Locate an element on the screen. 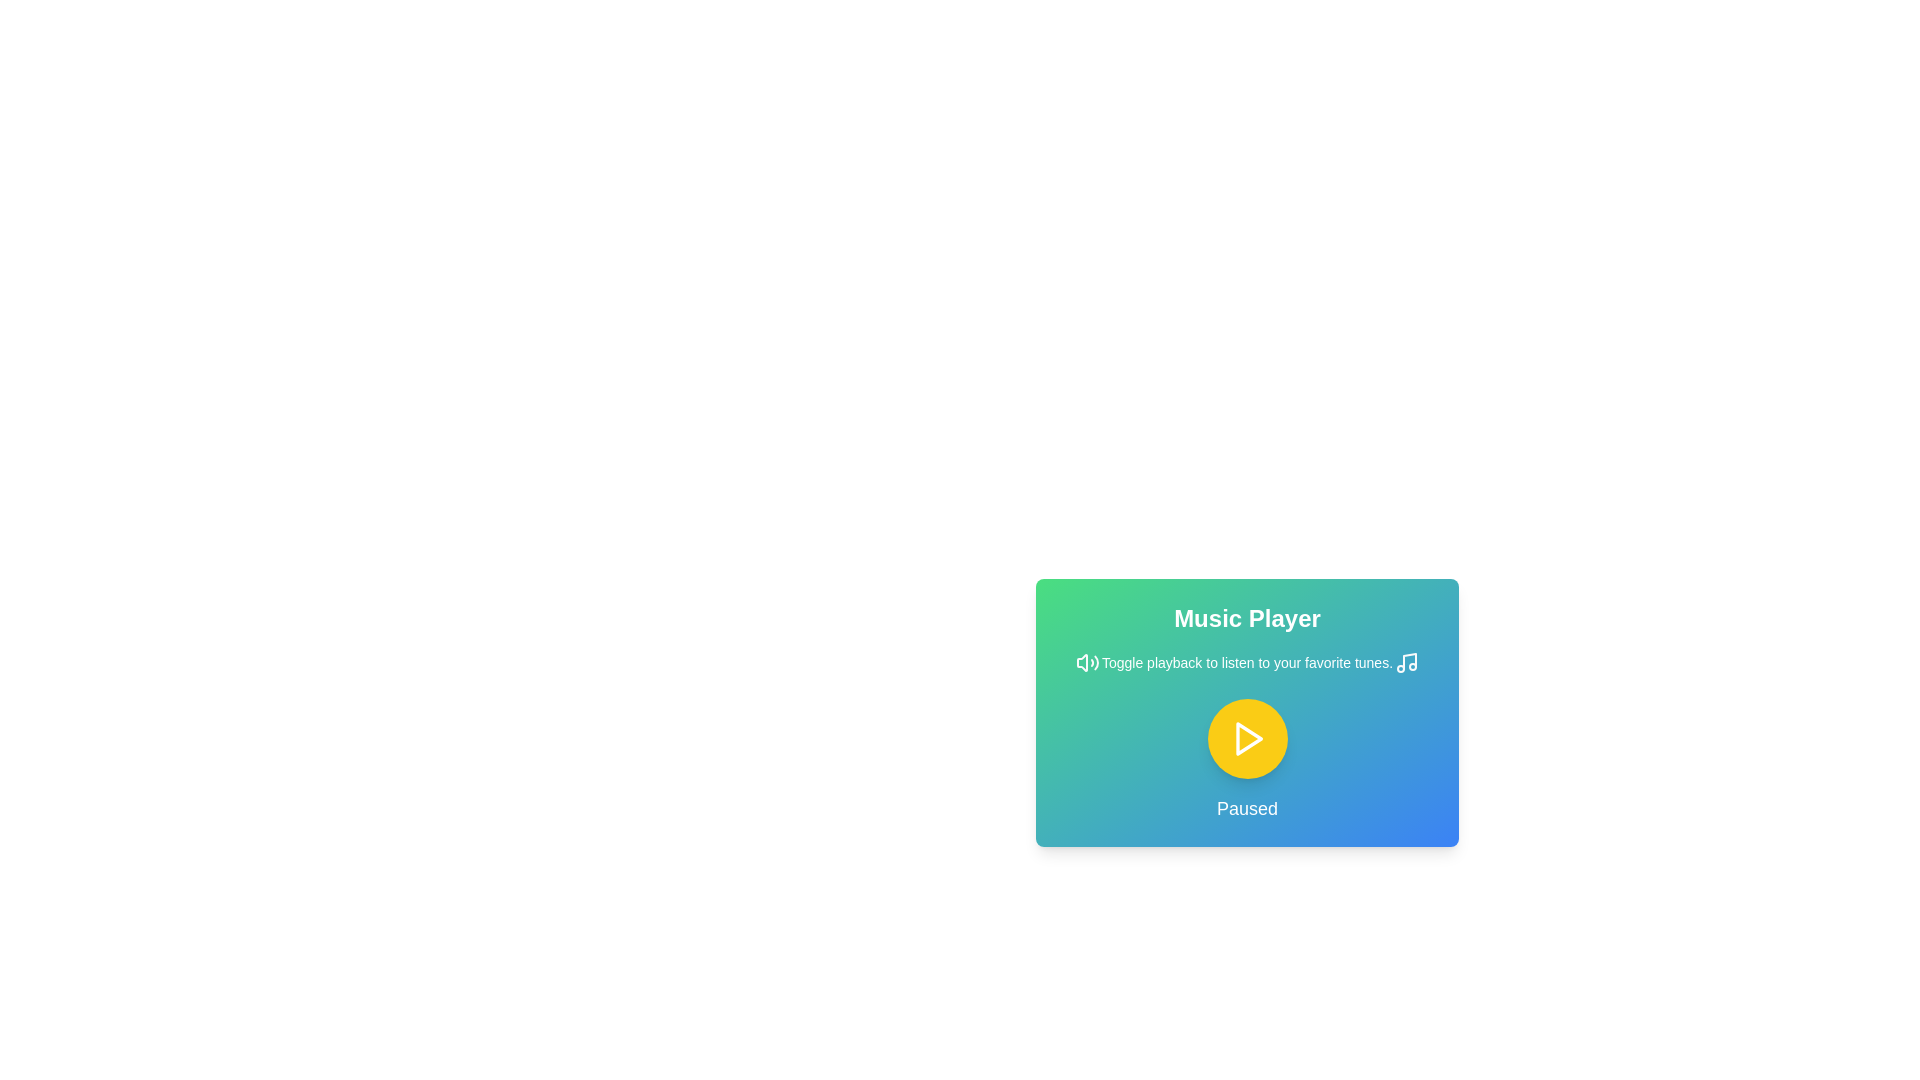 Image resolution: width=1920 pixels, height=1080 pixels. the static text label that indicates the playback toggle for listening to favorite tunes, located below the 'Music Player' title and above the play button is located at coordinates (1246, 663).